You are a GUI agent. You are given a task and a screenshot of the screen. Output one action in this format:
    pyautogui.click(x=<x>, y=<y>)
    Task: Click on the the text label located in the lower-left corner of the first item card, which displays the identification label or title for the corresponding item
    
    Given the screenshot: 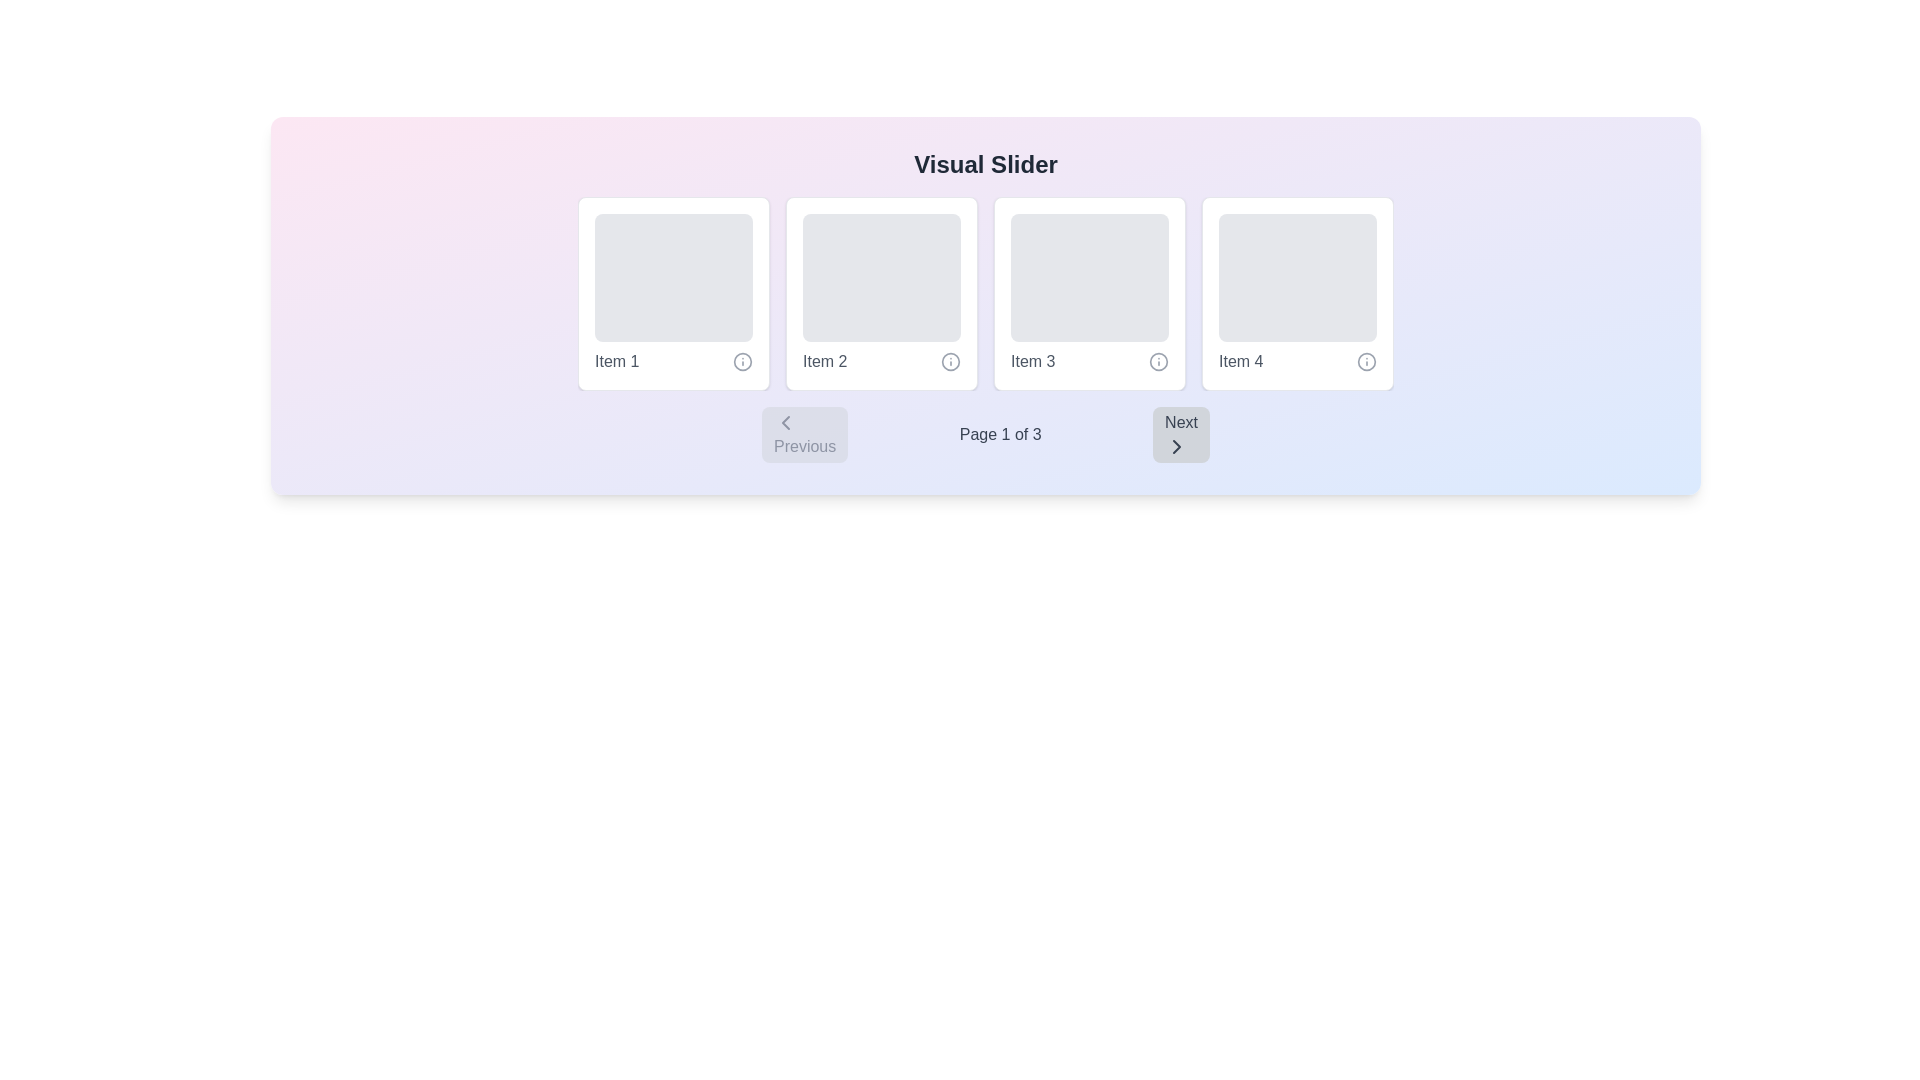 What is the action you would take?
    pyautogui.click(x=616, y=362)
    